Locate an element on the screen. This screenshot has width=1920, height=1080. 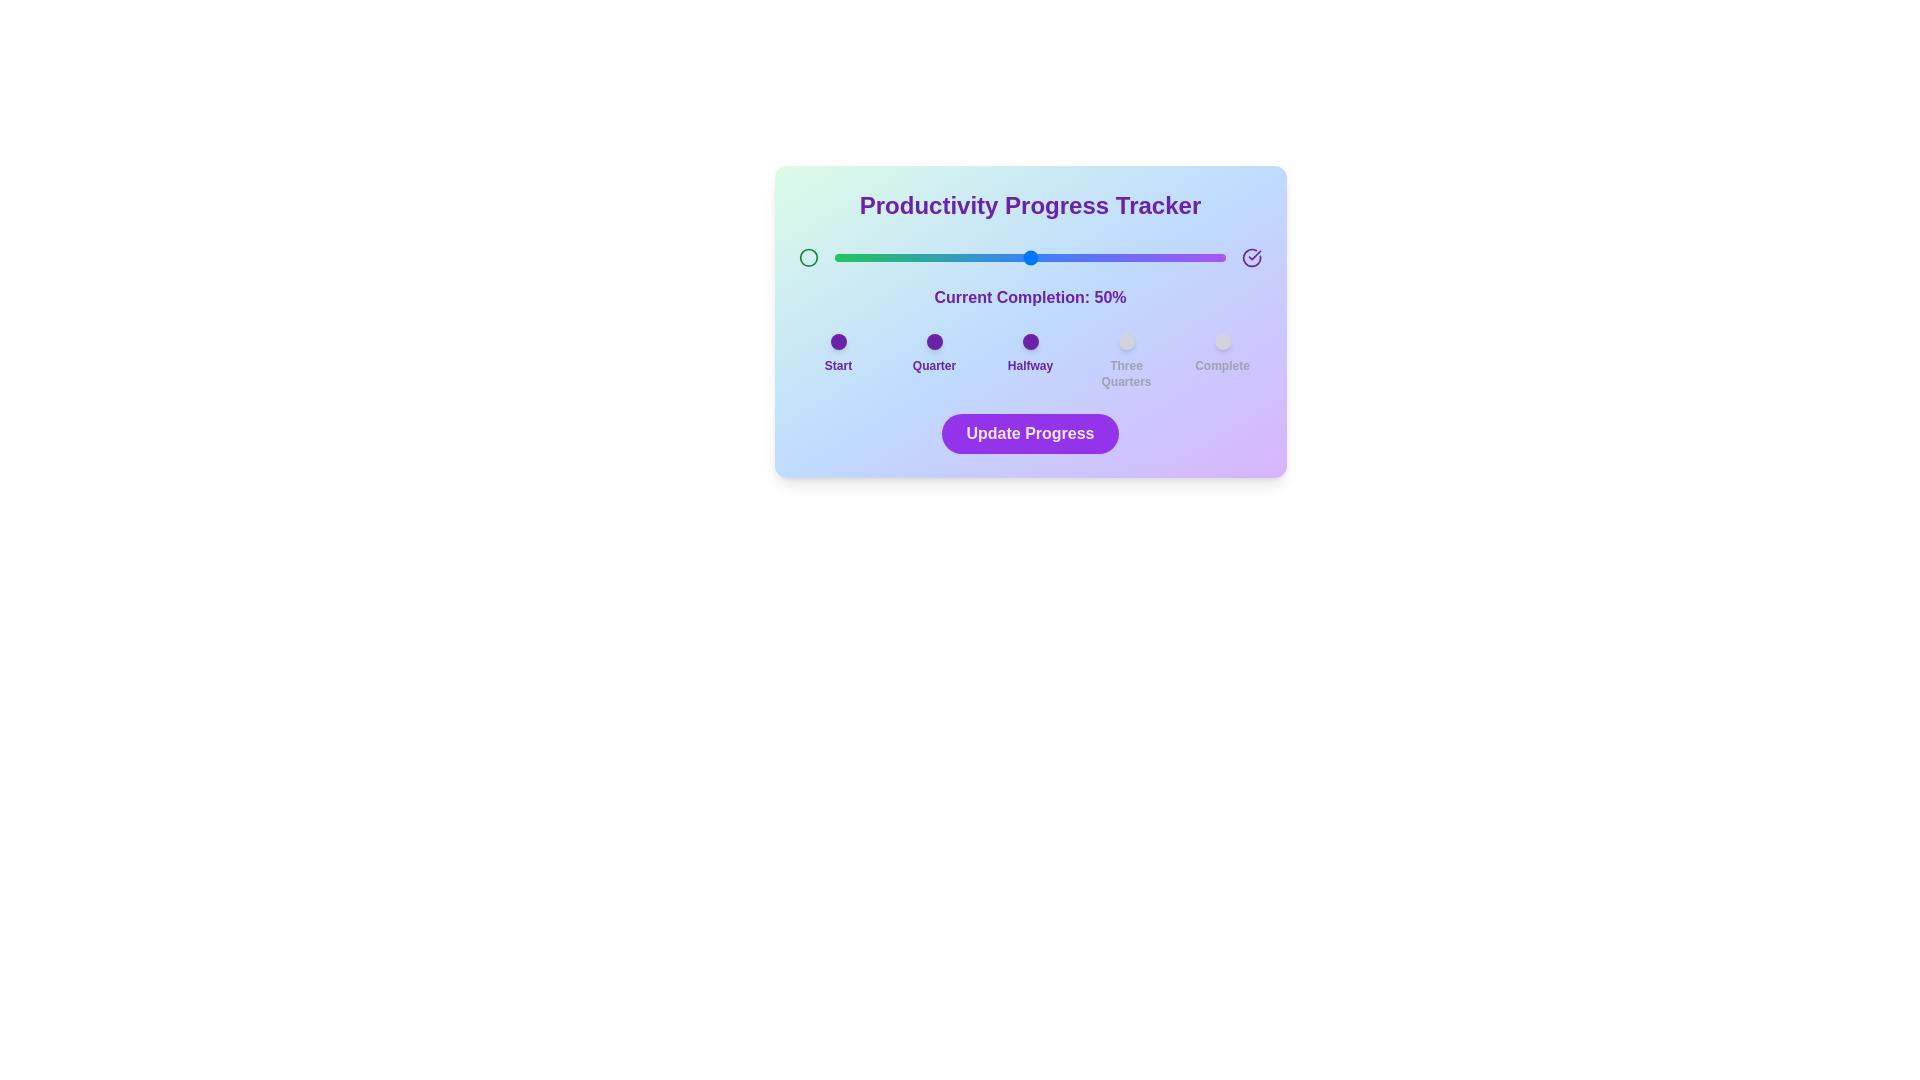
the slider to set the completion percentage to 71 is located at coordinates (1111, 257).